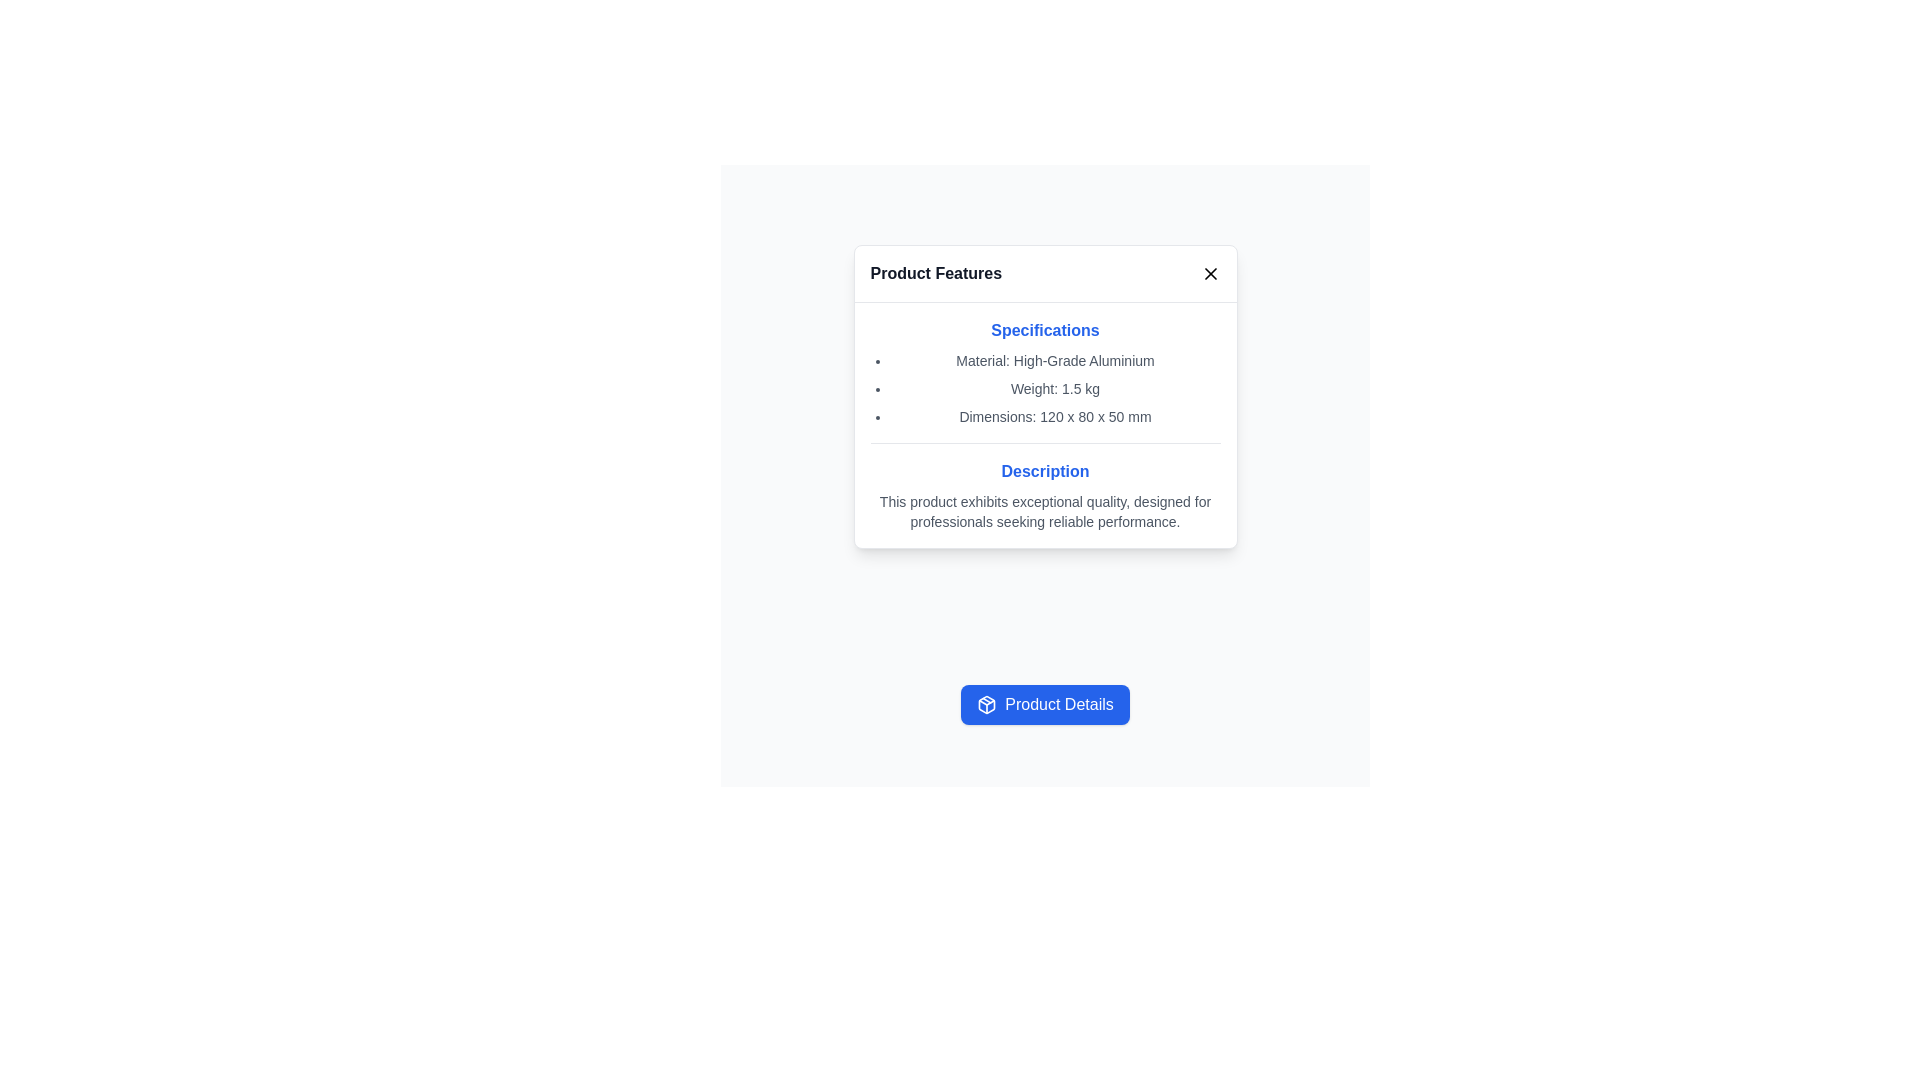 The image size is (1920, 1080). Describe the element at coordinates (1044, 330) in the screenshot. I see `the text label that reads 'Specifications', which is centrally located in the upper portion of the 'Product Features' card component` at that location.